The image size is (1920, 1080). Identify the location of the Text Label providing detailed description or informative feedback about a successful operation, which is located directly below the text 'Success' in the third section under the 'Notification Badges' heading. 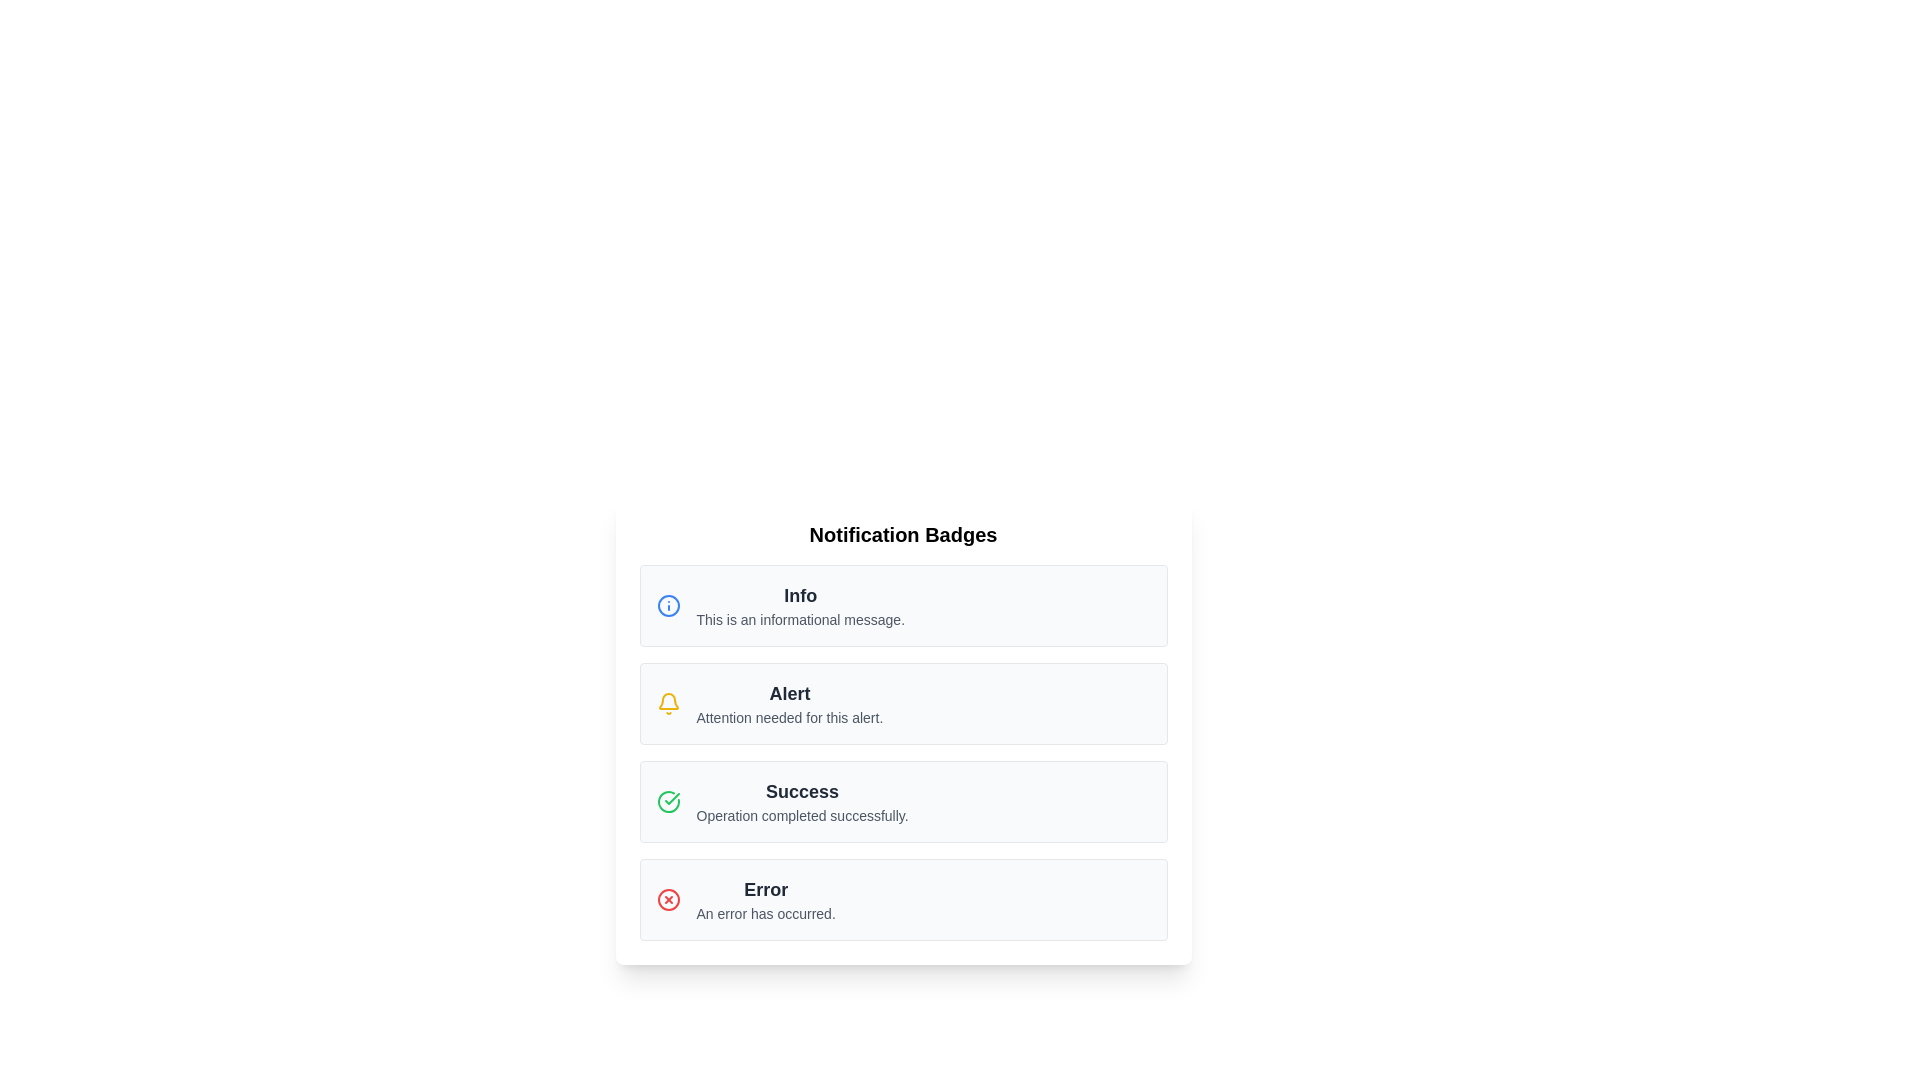
(802, 816).